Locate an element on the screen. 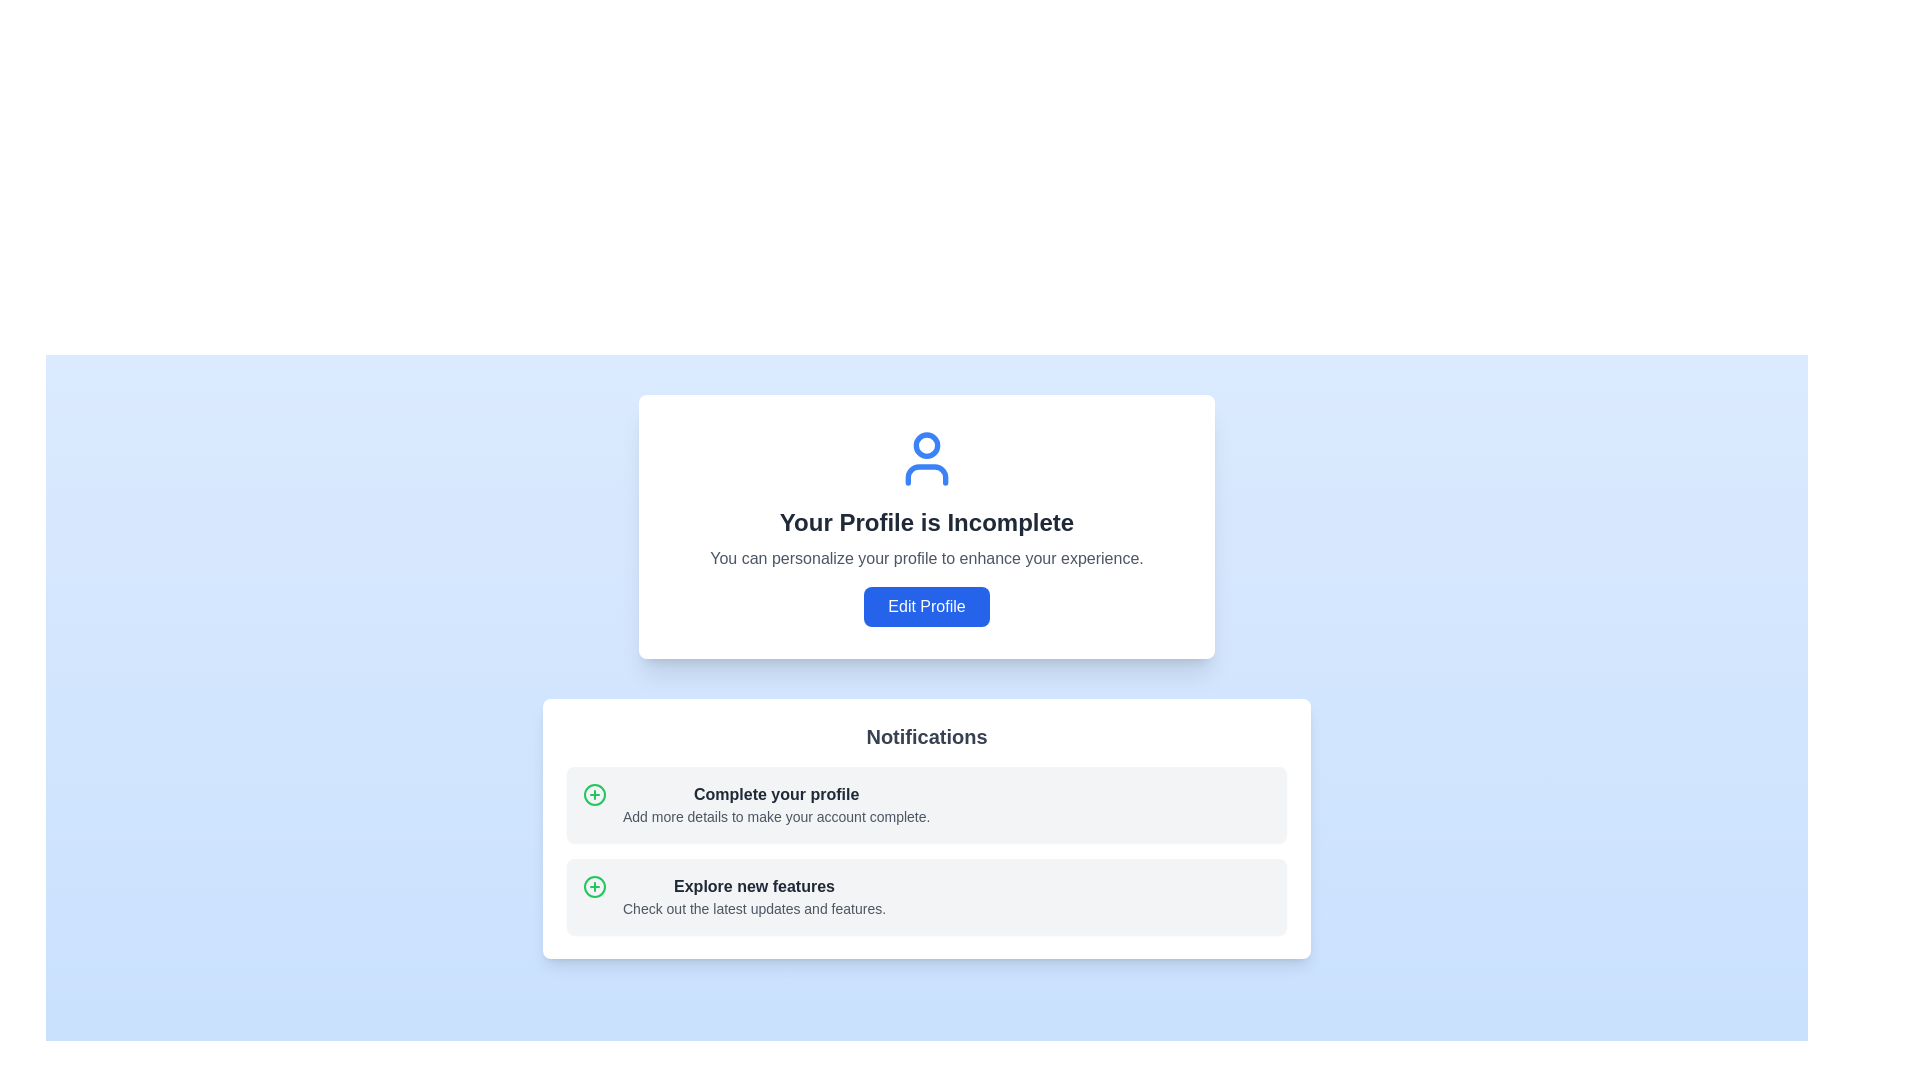 This screenshot has width=1920, height=1080. the circular graphical component of the user icon, which represents a user's profile, located in the center of the interface above the 'Edit Profile' button is located at coordinates (925, 443).